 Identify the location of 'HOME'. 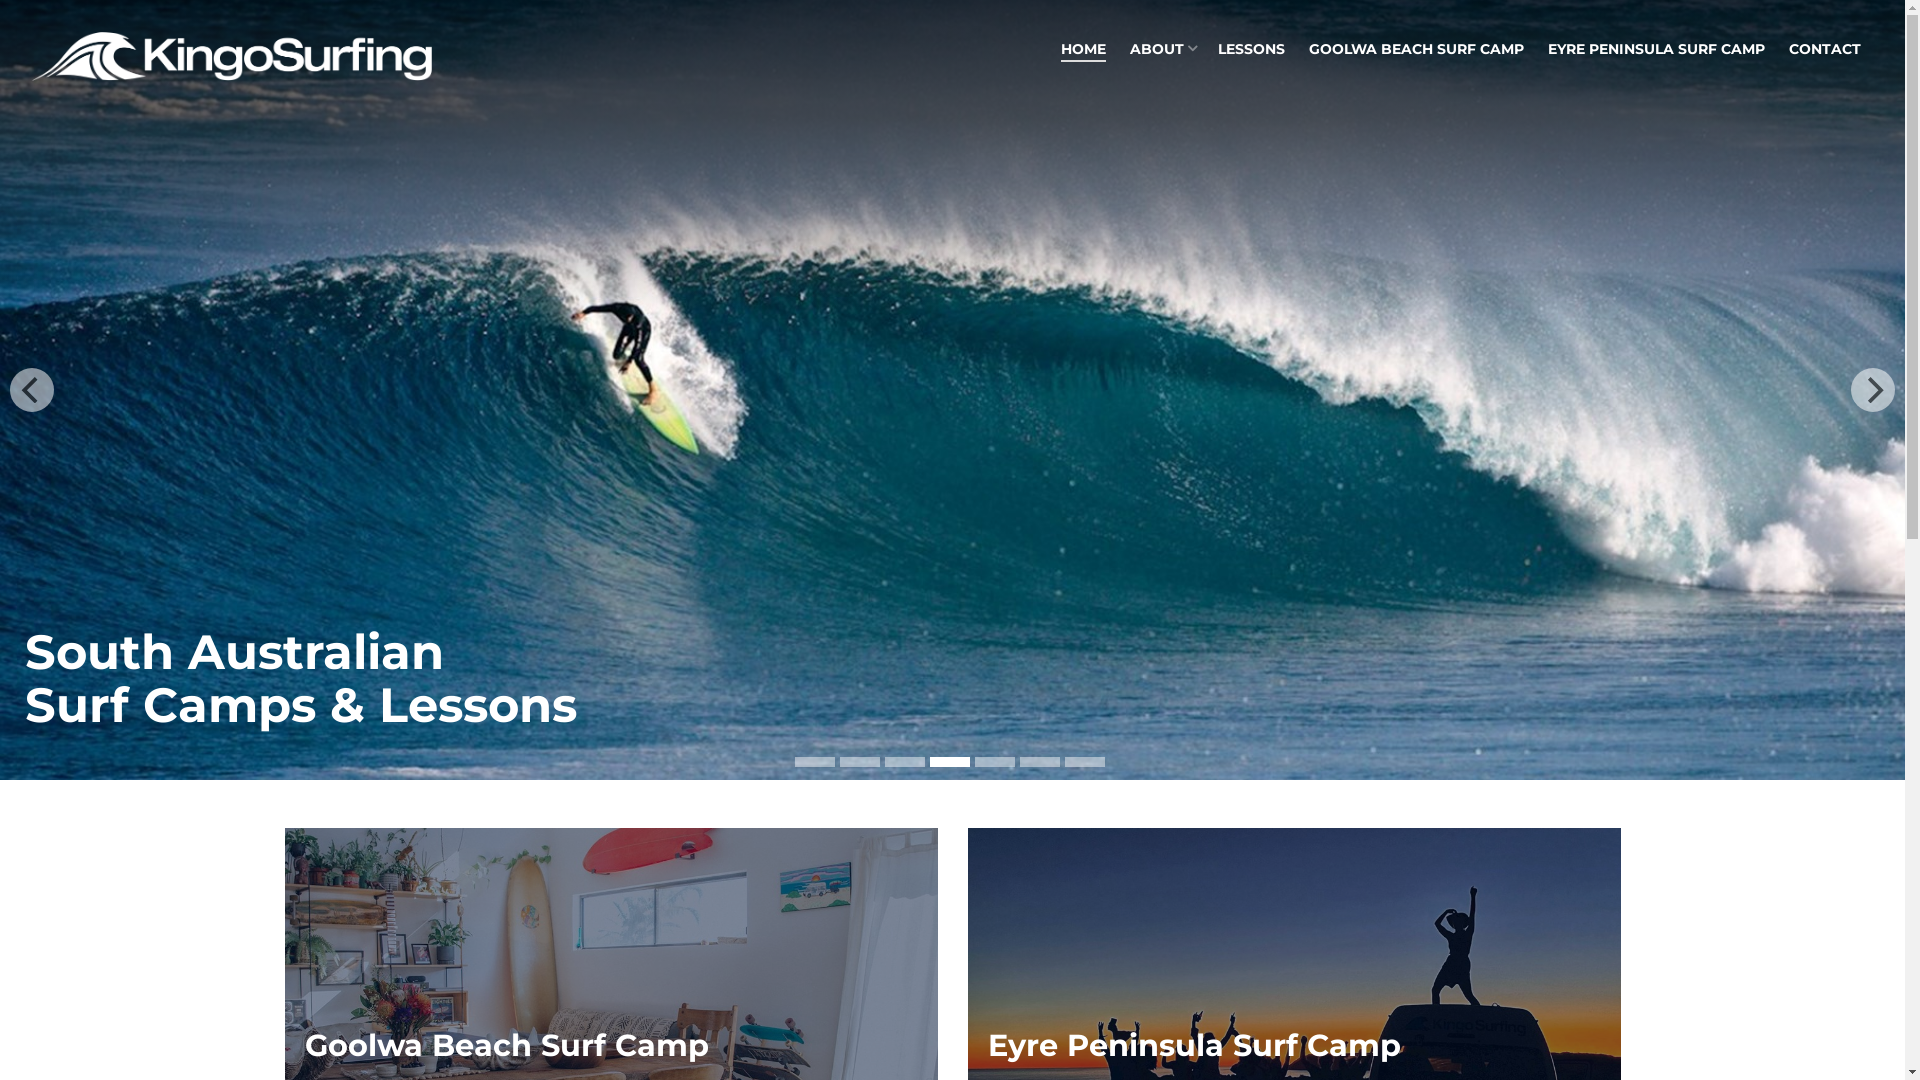
(1082, 49).